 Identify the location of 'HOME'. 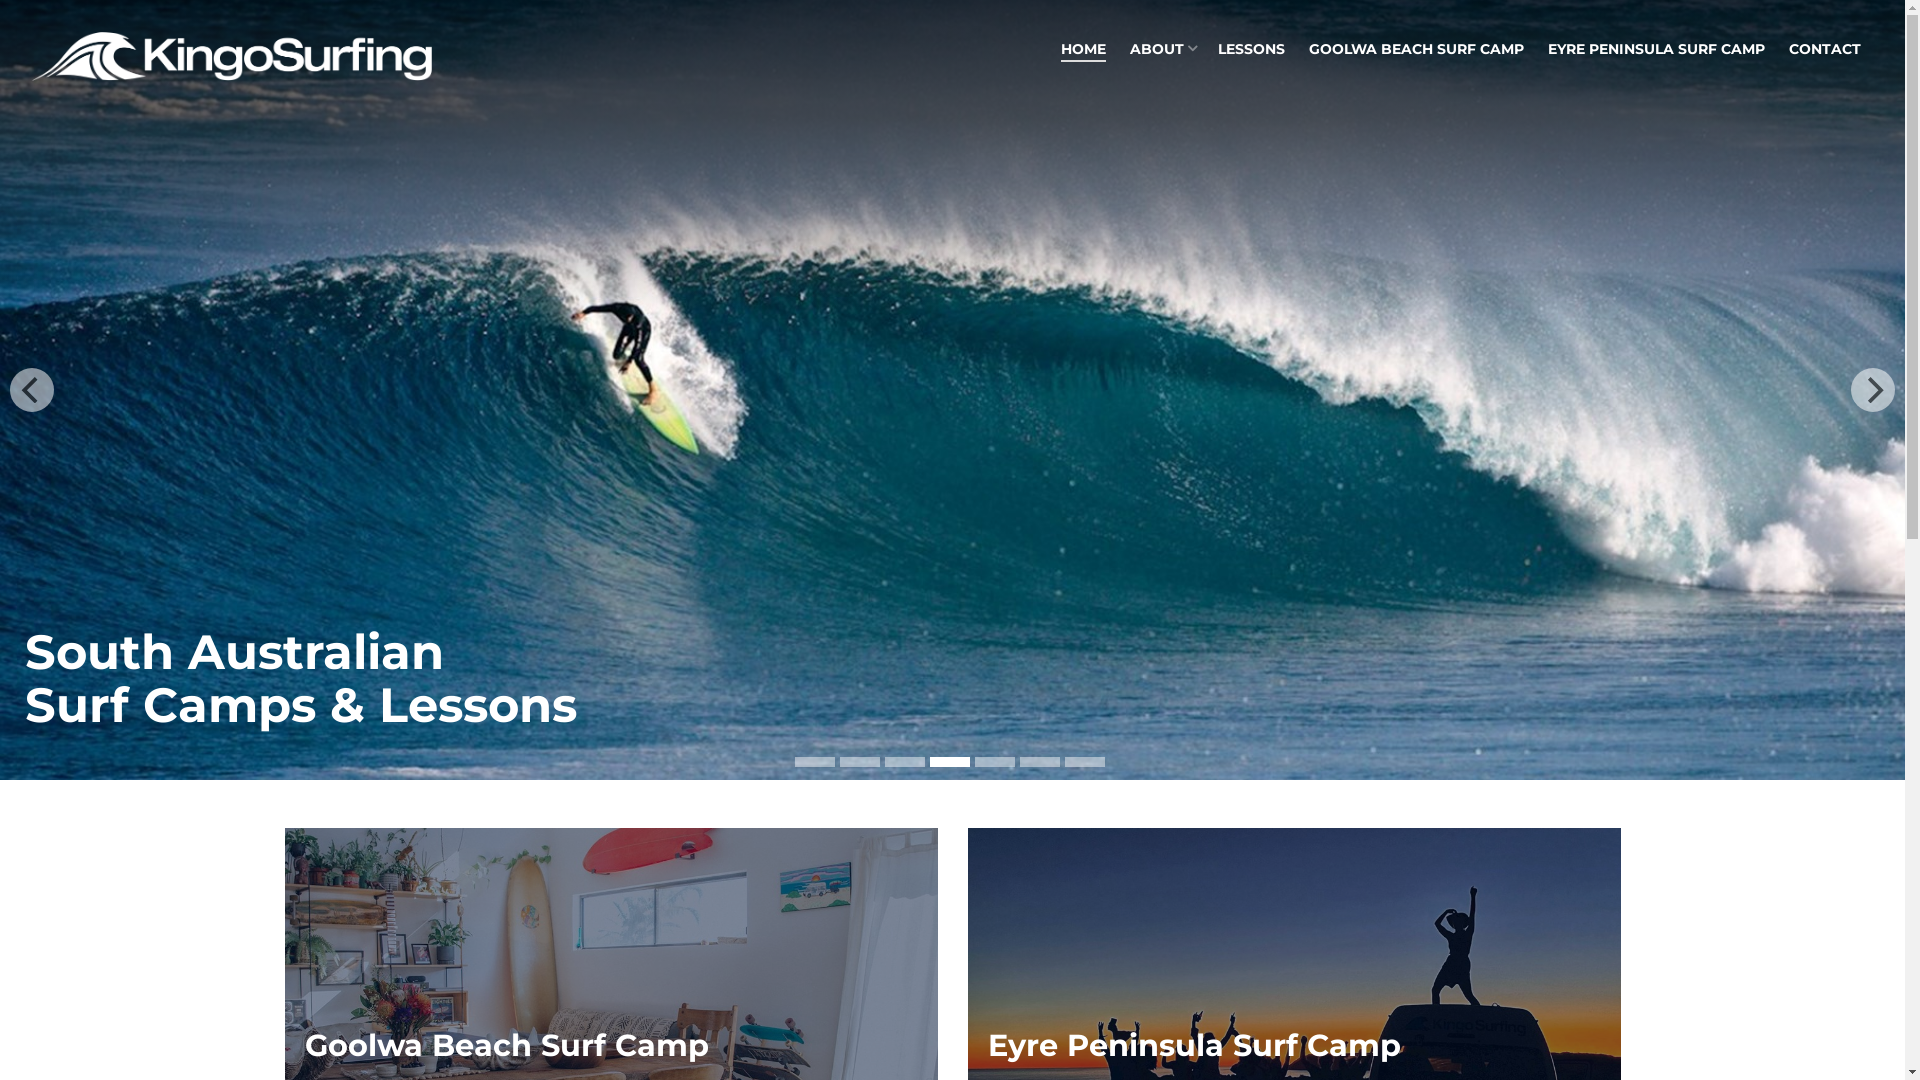
(1082, 49).